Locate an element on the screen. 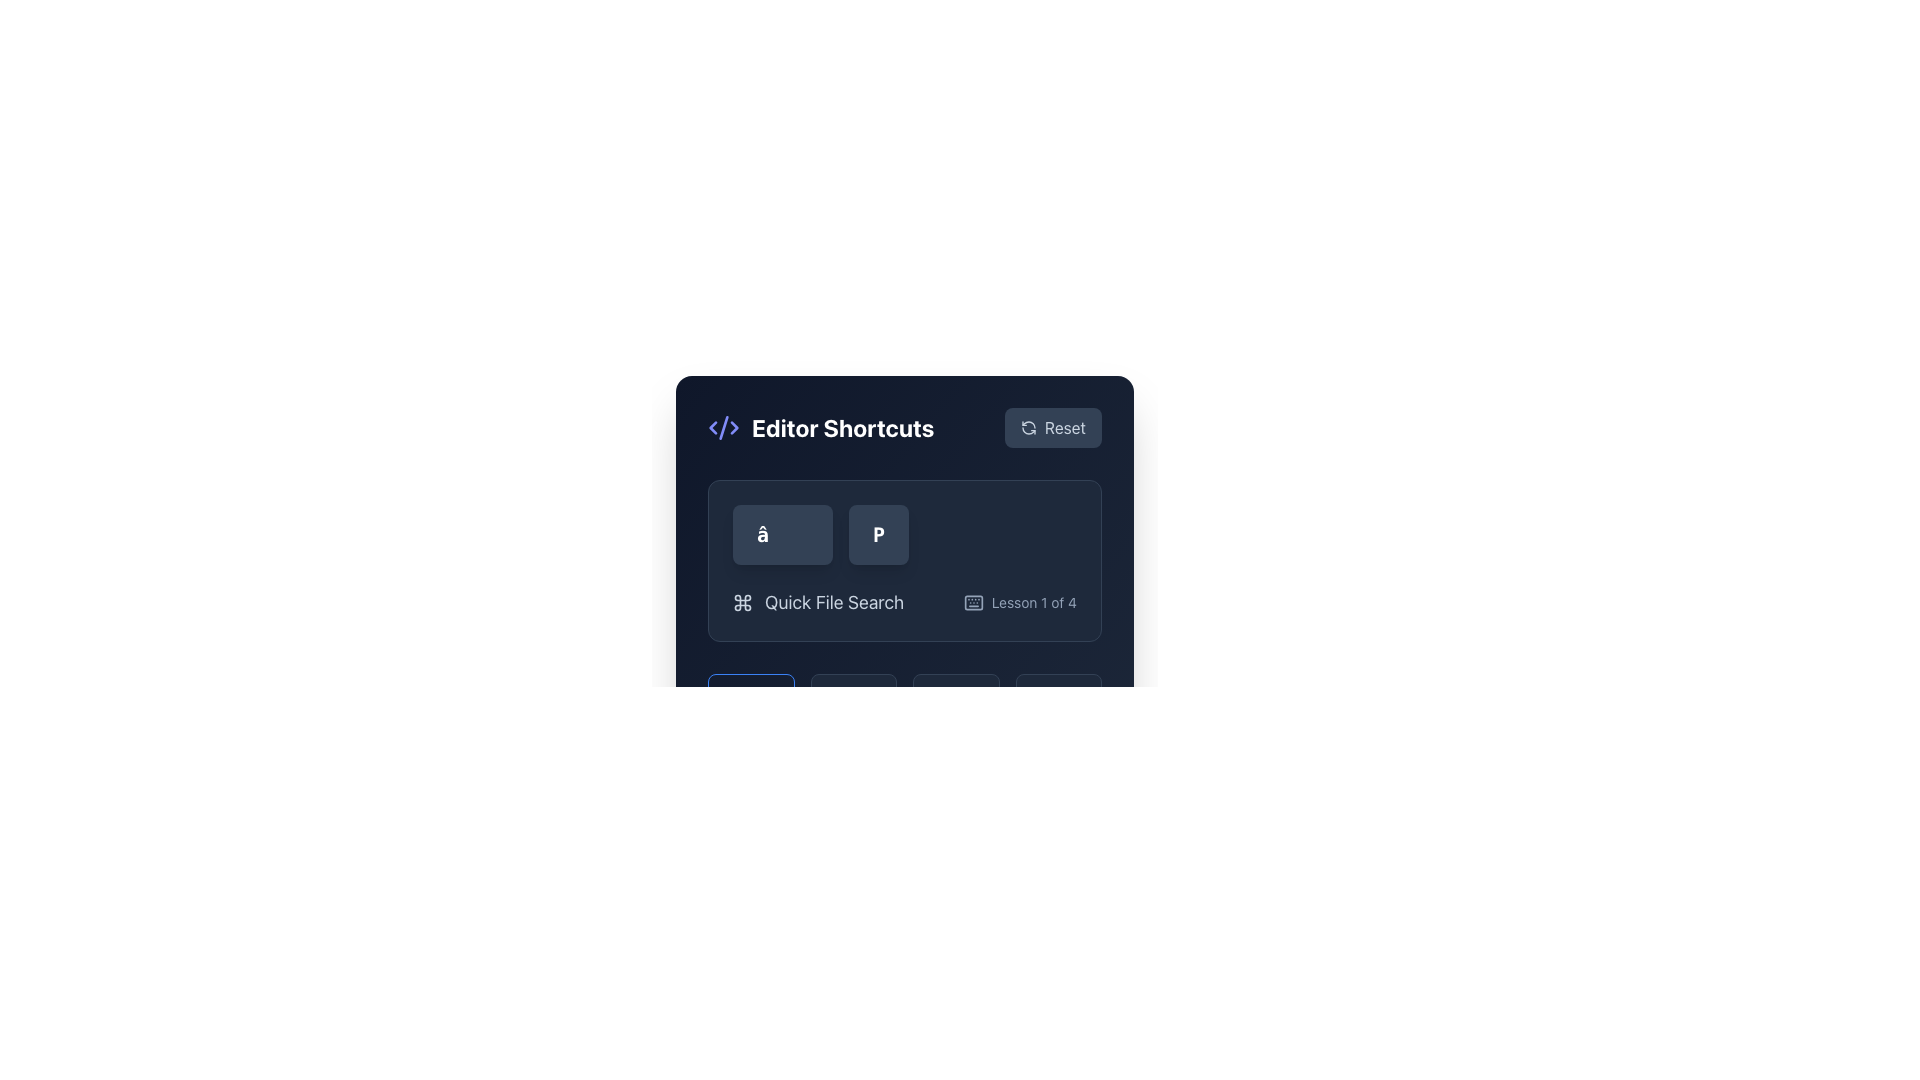  the 'Quick File Search' icon located to the left of the text label 'Quick File Search' is located at coordinates (742, 601).